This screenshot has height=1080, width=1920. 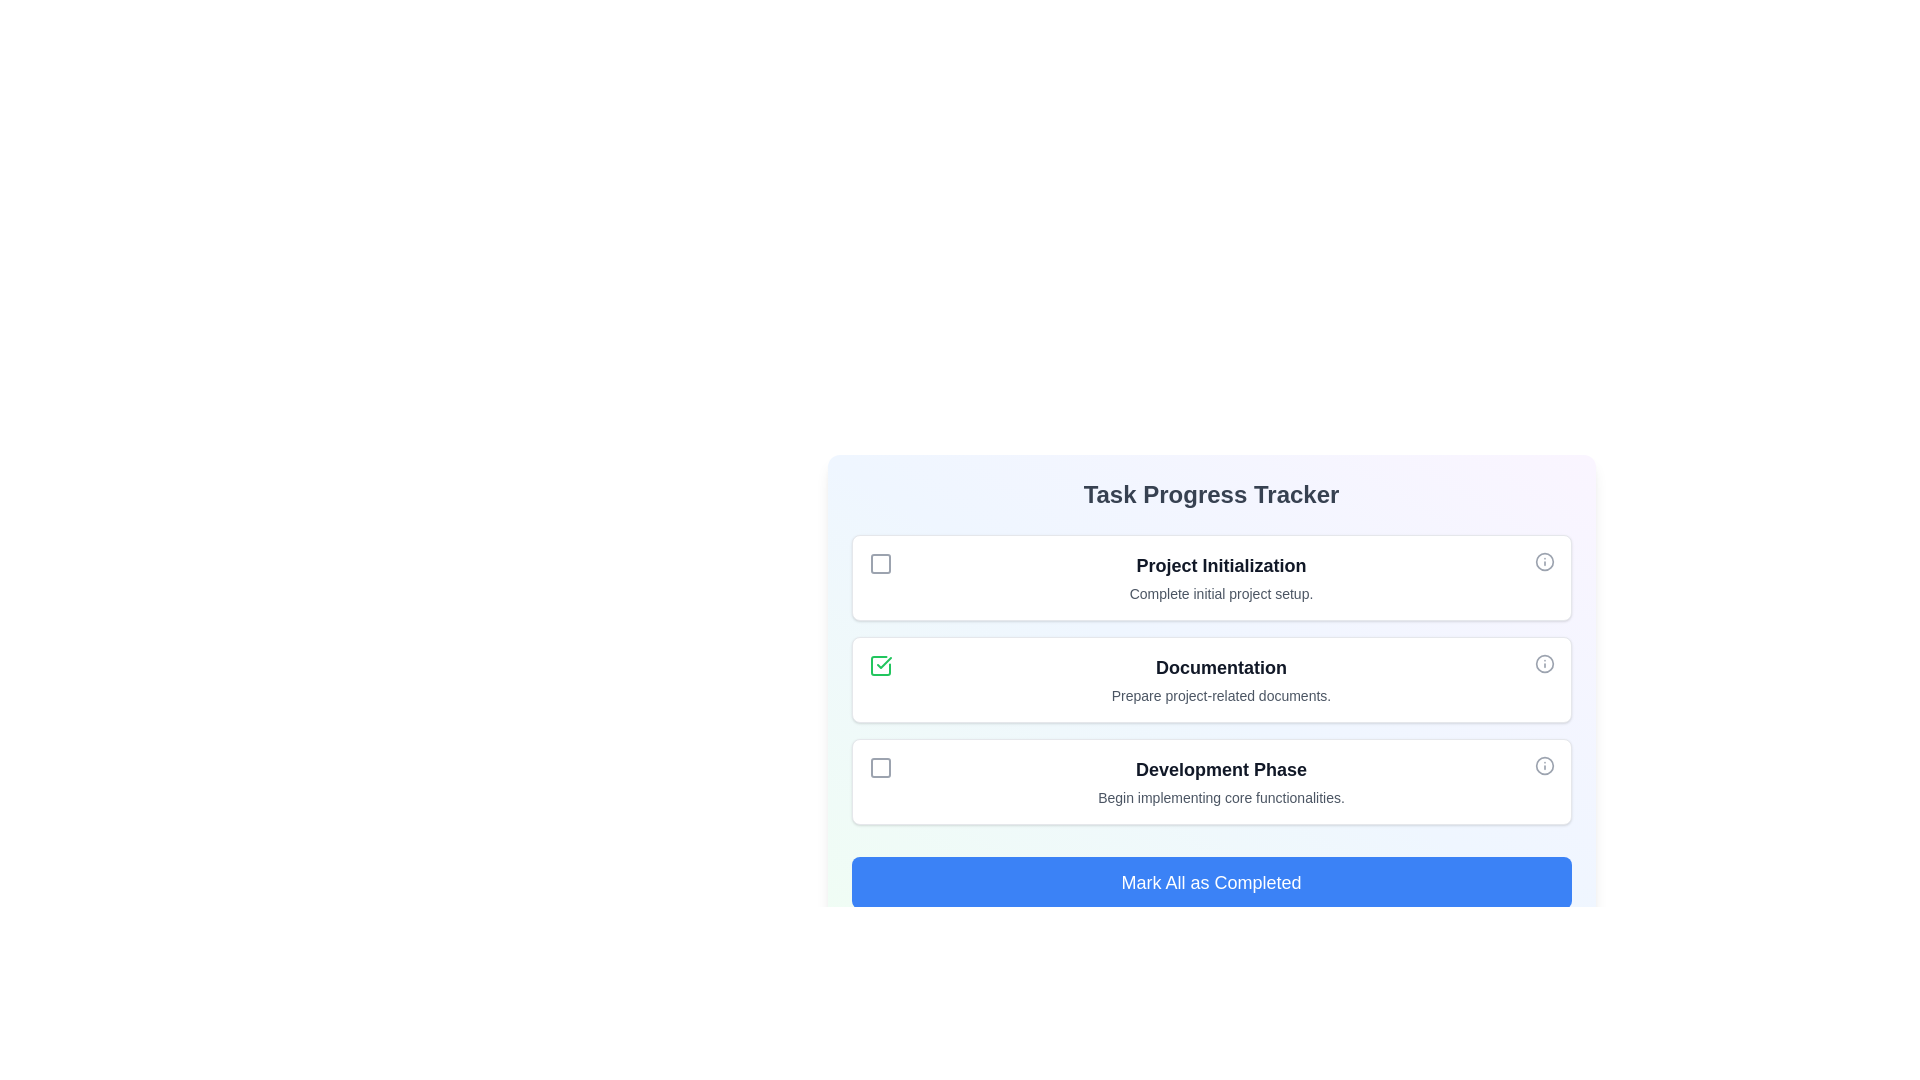 What do you see at coordinates (1220, 578) in the screenshot?
I see `text label for 'Project Initialization' located in the first row of the task items list within the progress tracker interface` at bounding box center [1220, 578].